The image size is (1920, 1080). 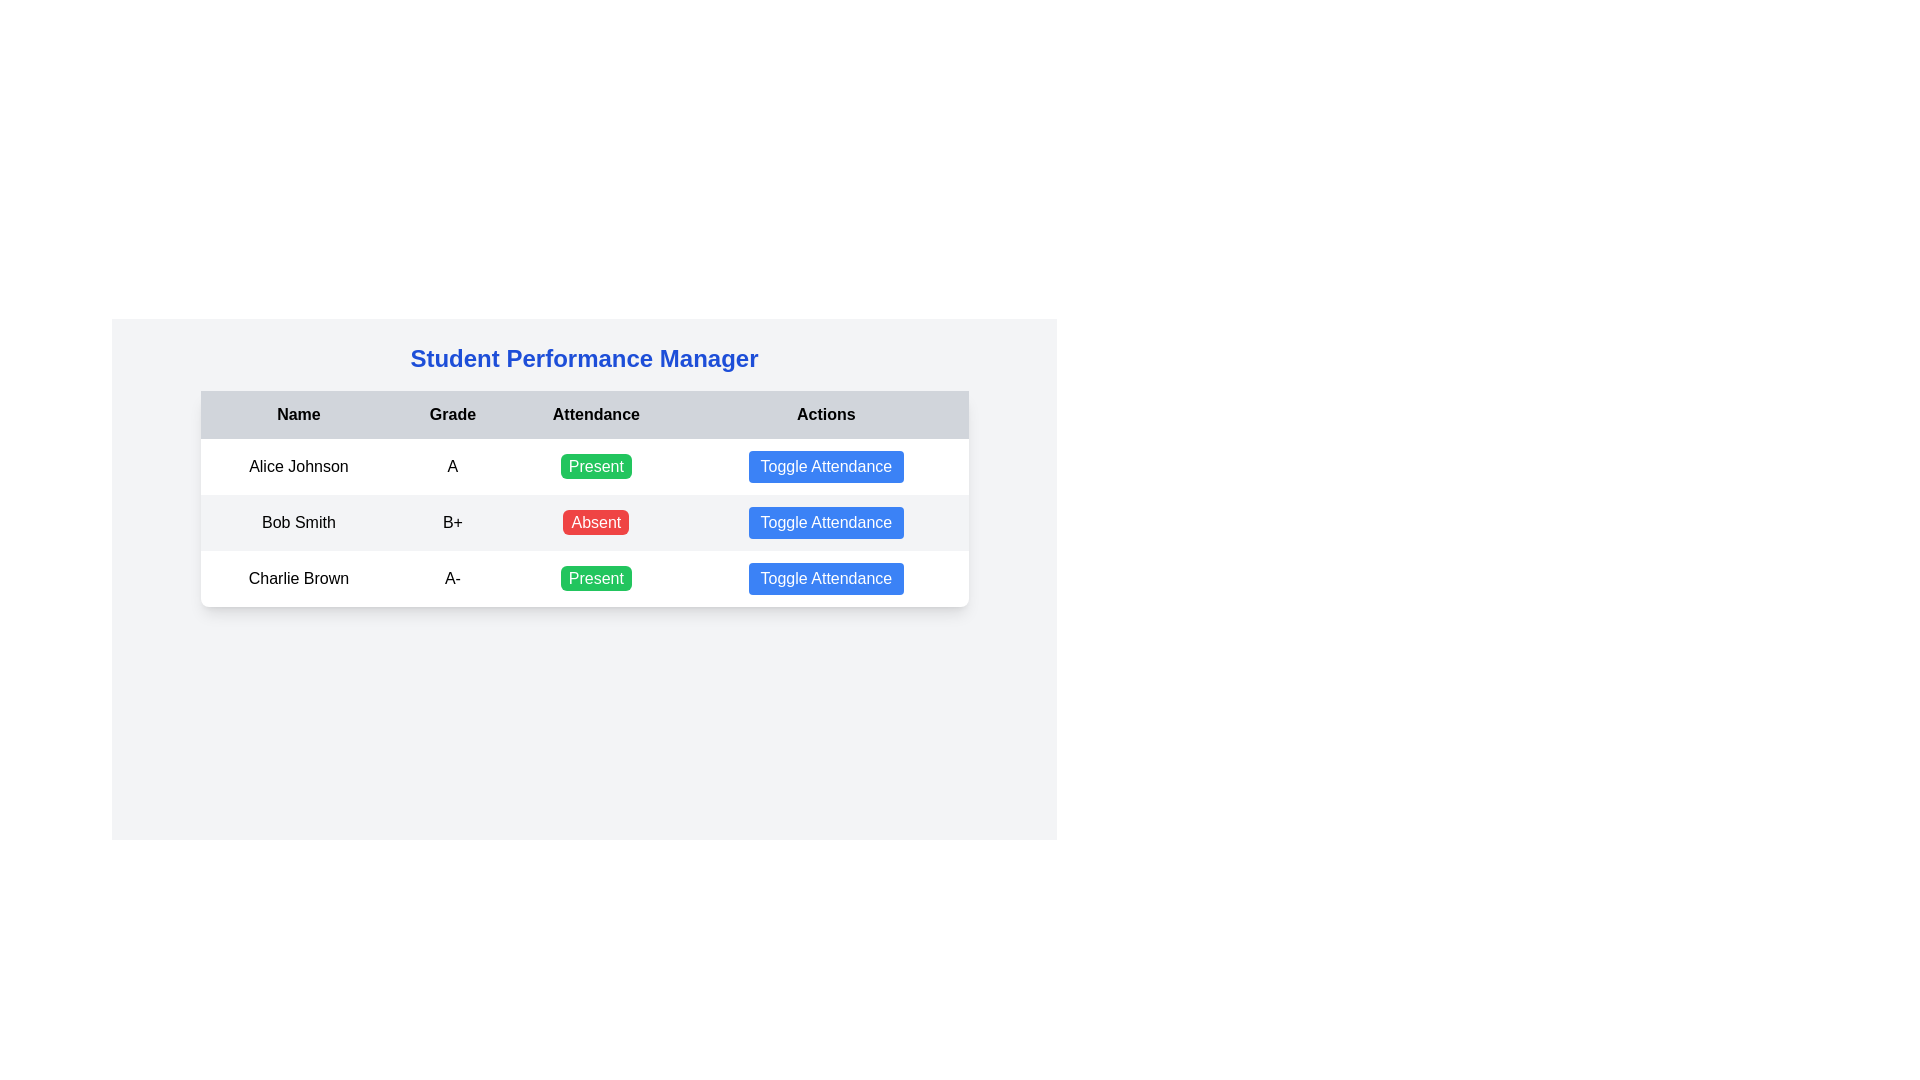 What do you see at coordinates (583, 466) in the screenshot?
I see `the attendance status button indicating 'Present' for Alice Johnson` at bounding box center [583, 466].